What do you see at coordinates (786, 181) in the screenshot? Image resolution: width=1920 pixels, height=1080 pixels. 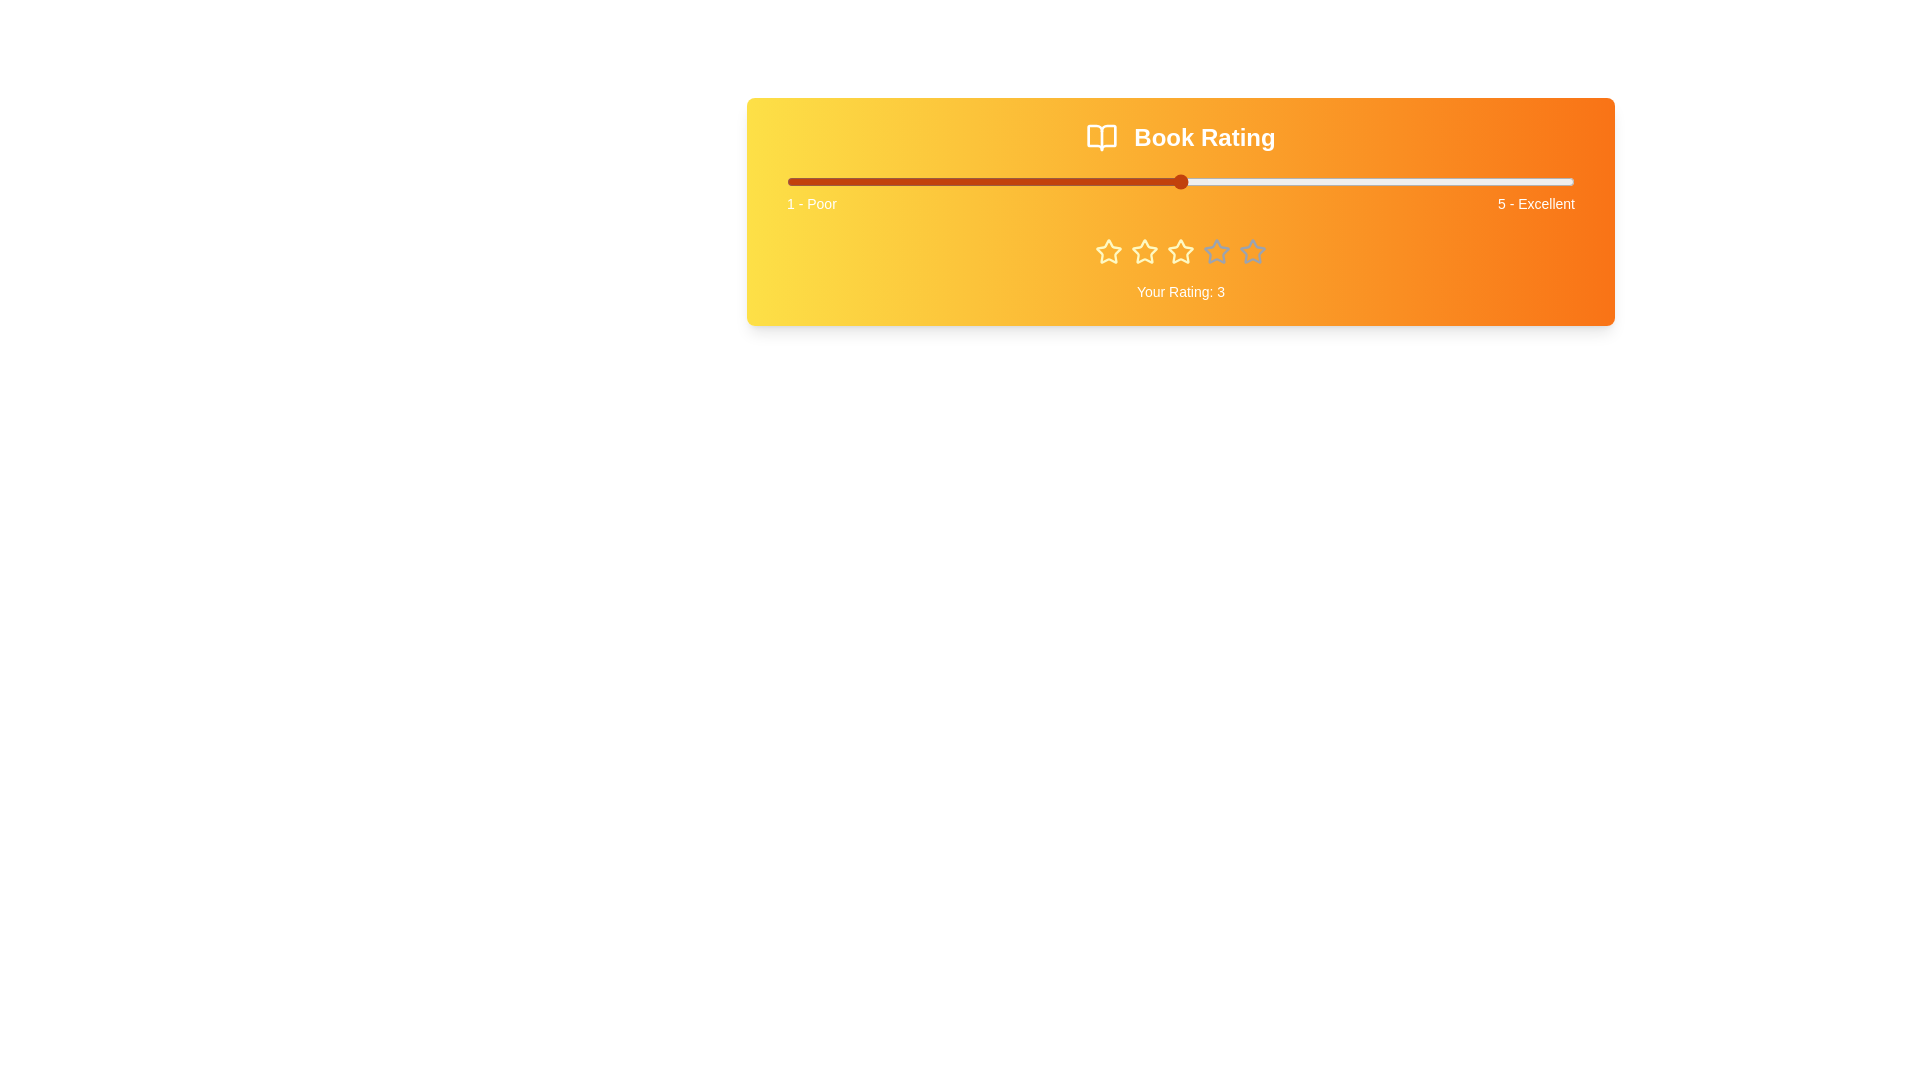 I see `the book rating slider` at bounding box center [786, 181].